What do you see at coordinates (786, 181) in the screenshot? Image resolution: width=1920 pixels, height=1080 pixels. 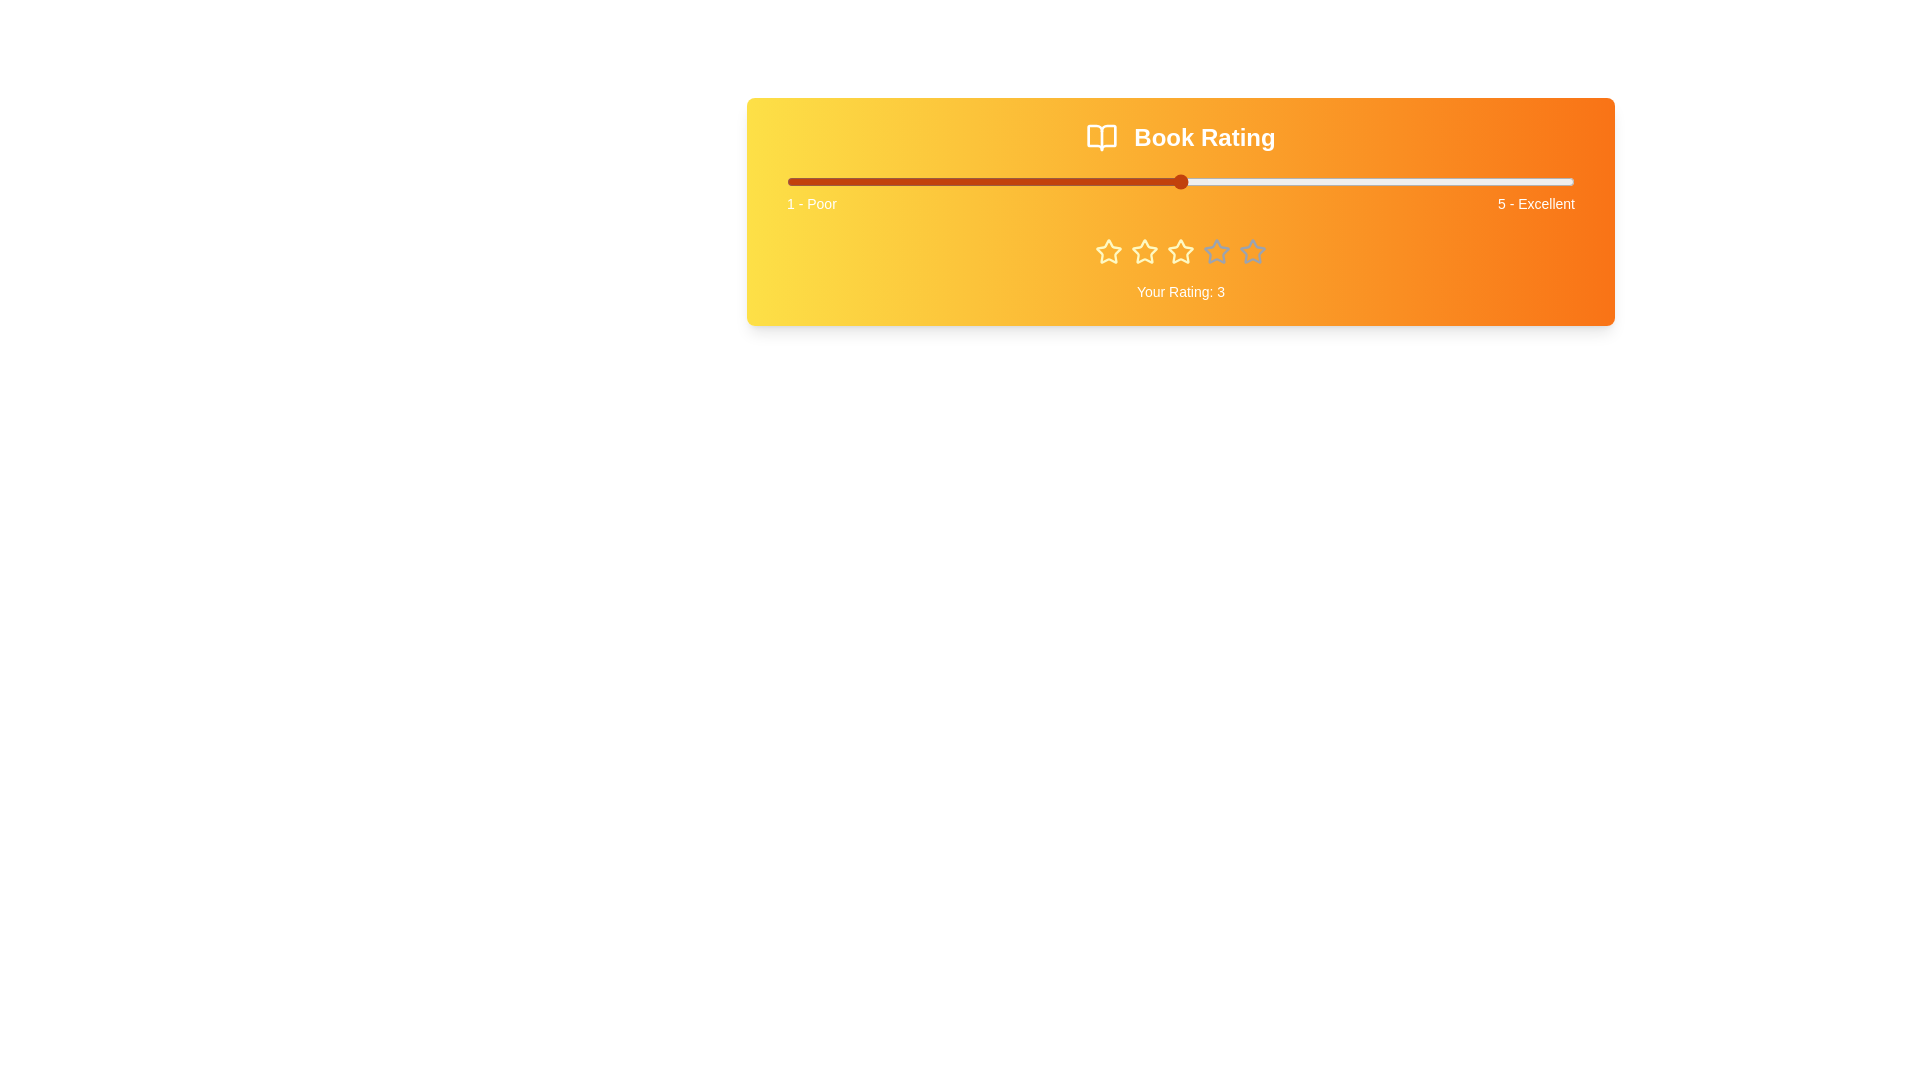 I see `the book rating slider` at bounding box center [786, 181].